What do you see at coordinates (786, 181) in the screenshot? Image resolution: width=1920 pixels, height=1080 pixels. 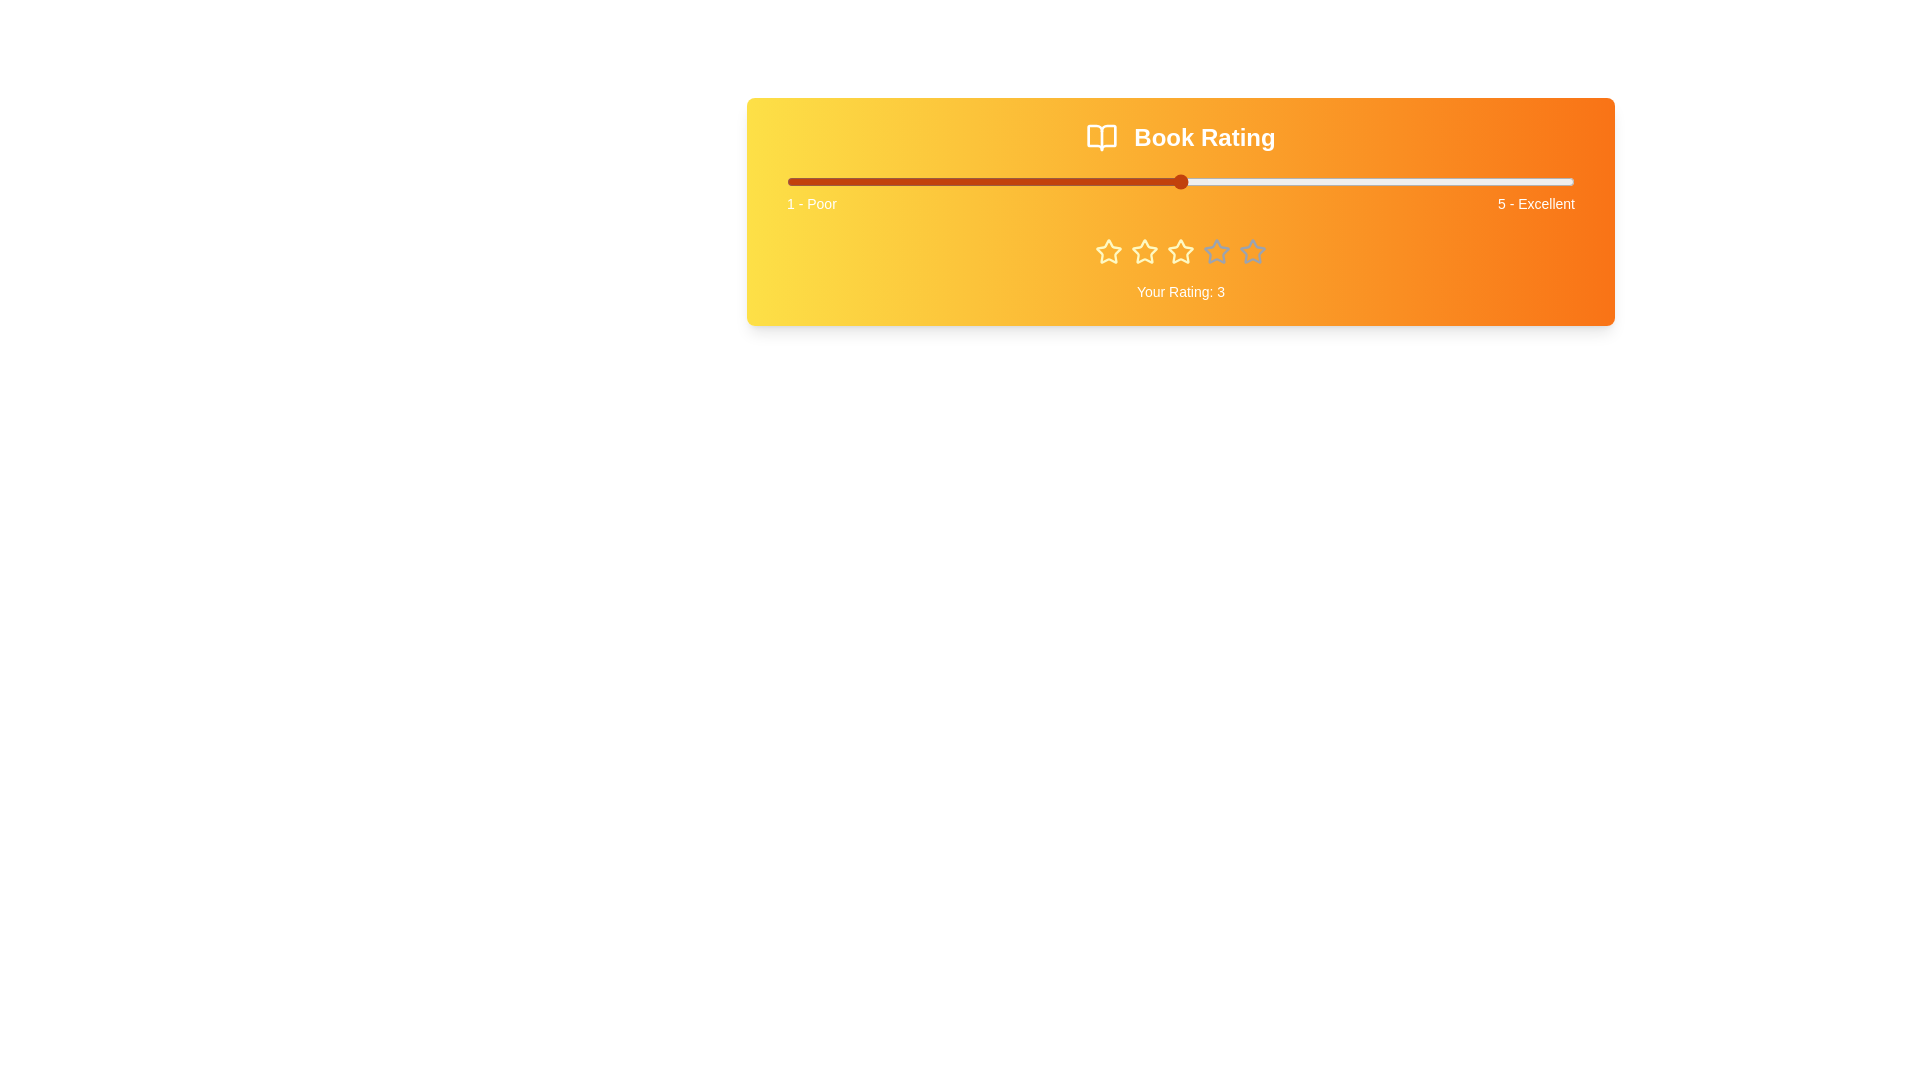 I see `the book rating slider` at bounding box center [786, 181].